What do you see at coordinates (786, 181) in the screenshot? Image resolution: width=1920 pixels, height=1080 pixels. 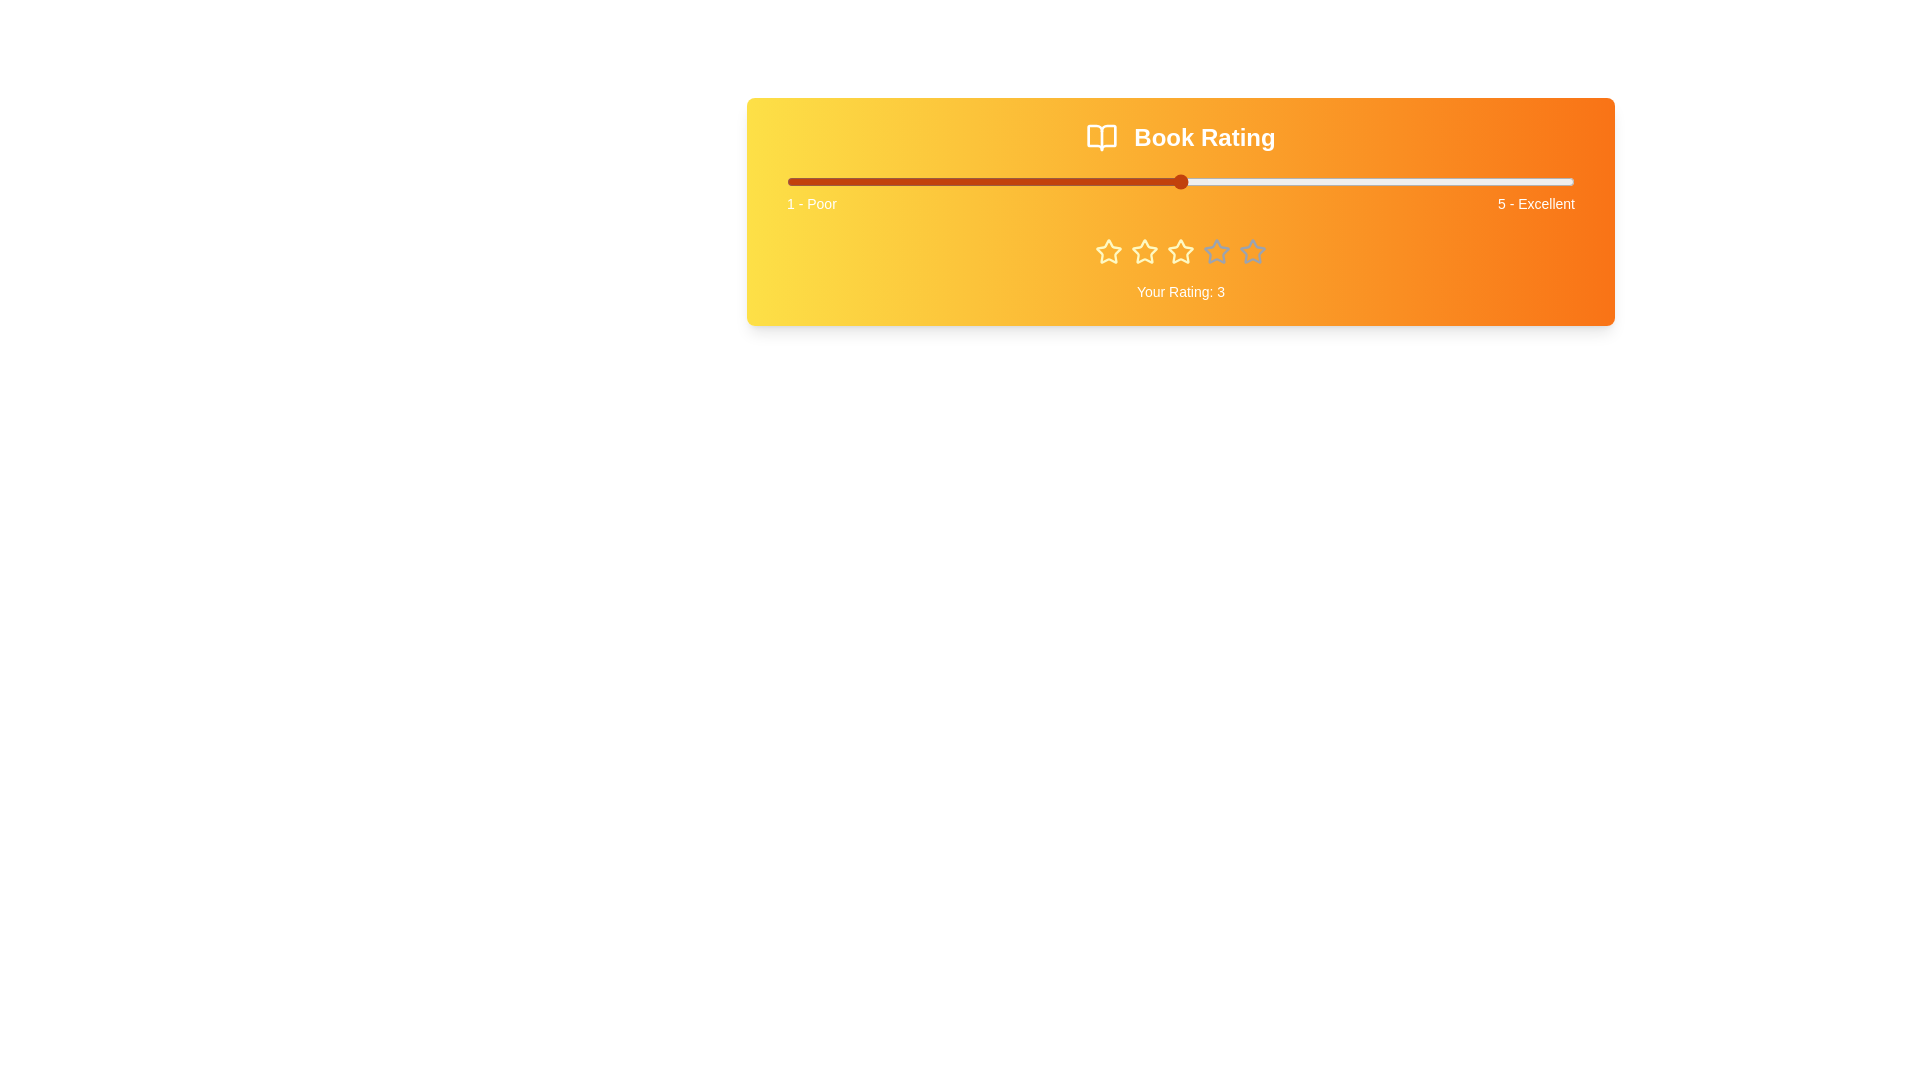 I see `the book rating slider` at bounding box center [786, 181].